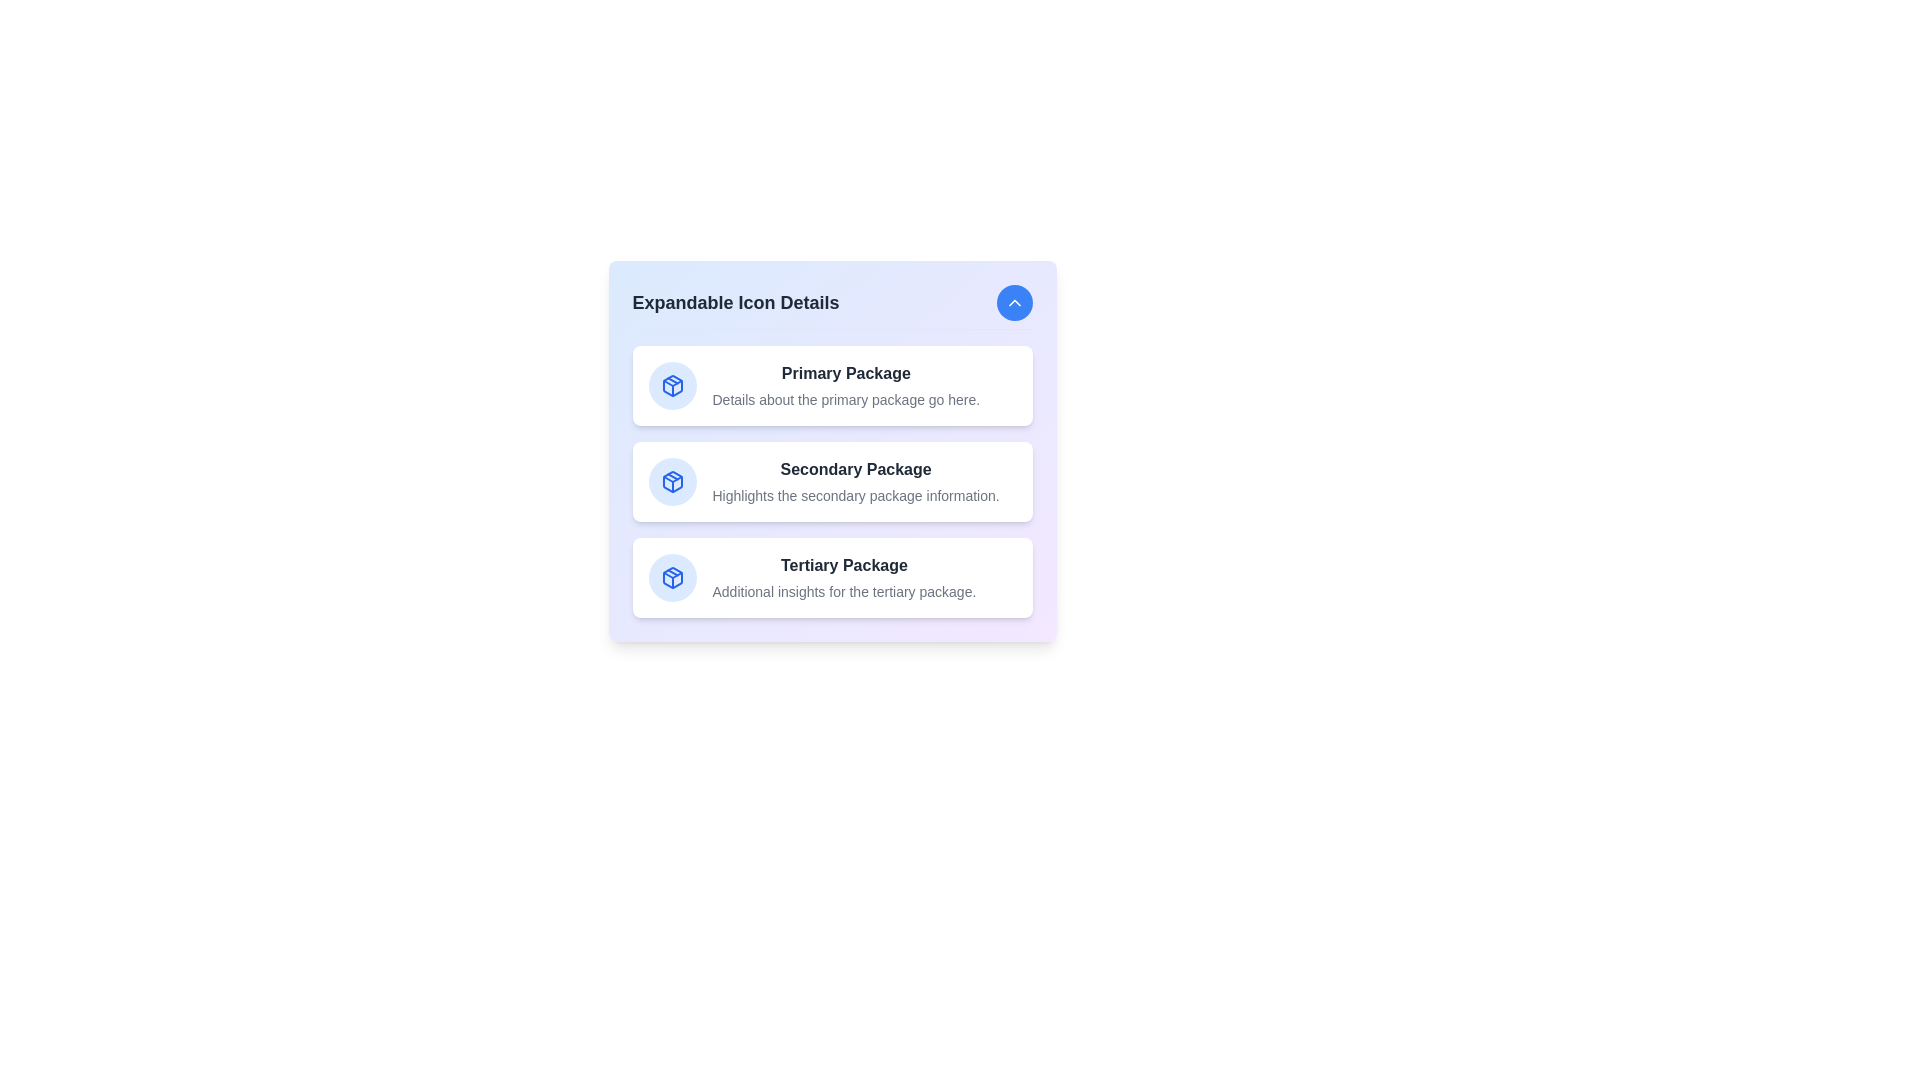 The height and width of the screenshot is (1080, 1920). I want to click on the text label 'Tertiary Package', which is styled in bold font and dark gray color, located within the 'Expandable Icon Details' section under 'Secondary Package', so click(844, 566).